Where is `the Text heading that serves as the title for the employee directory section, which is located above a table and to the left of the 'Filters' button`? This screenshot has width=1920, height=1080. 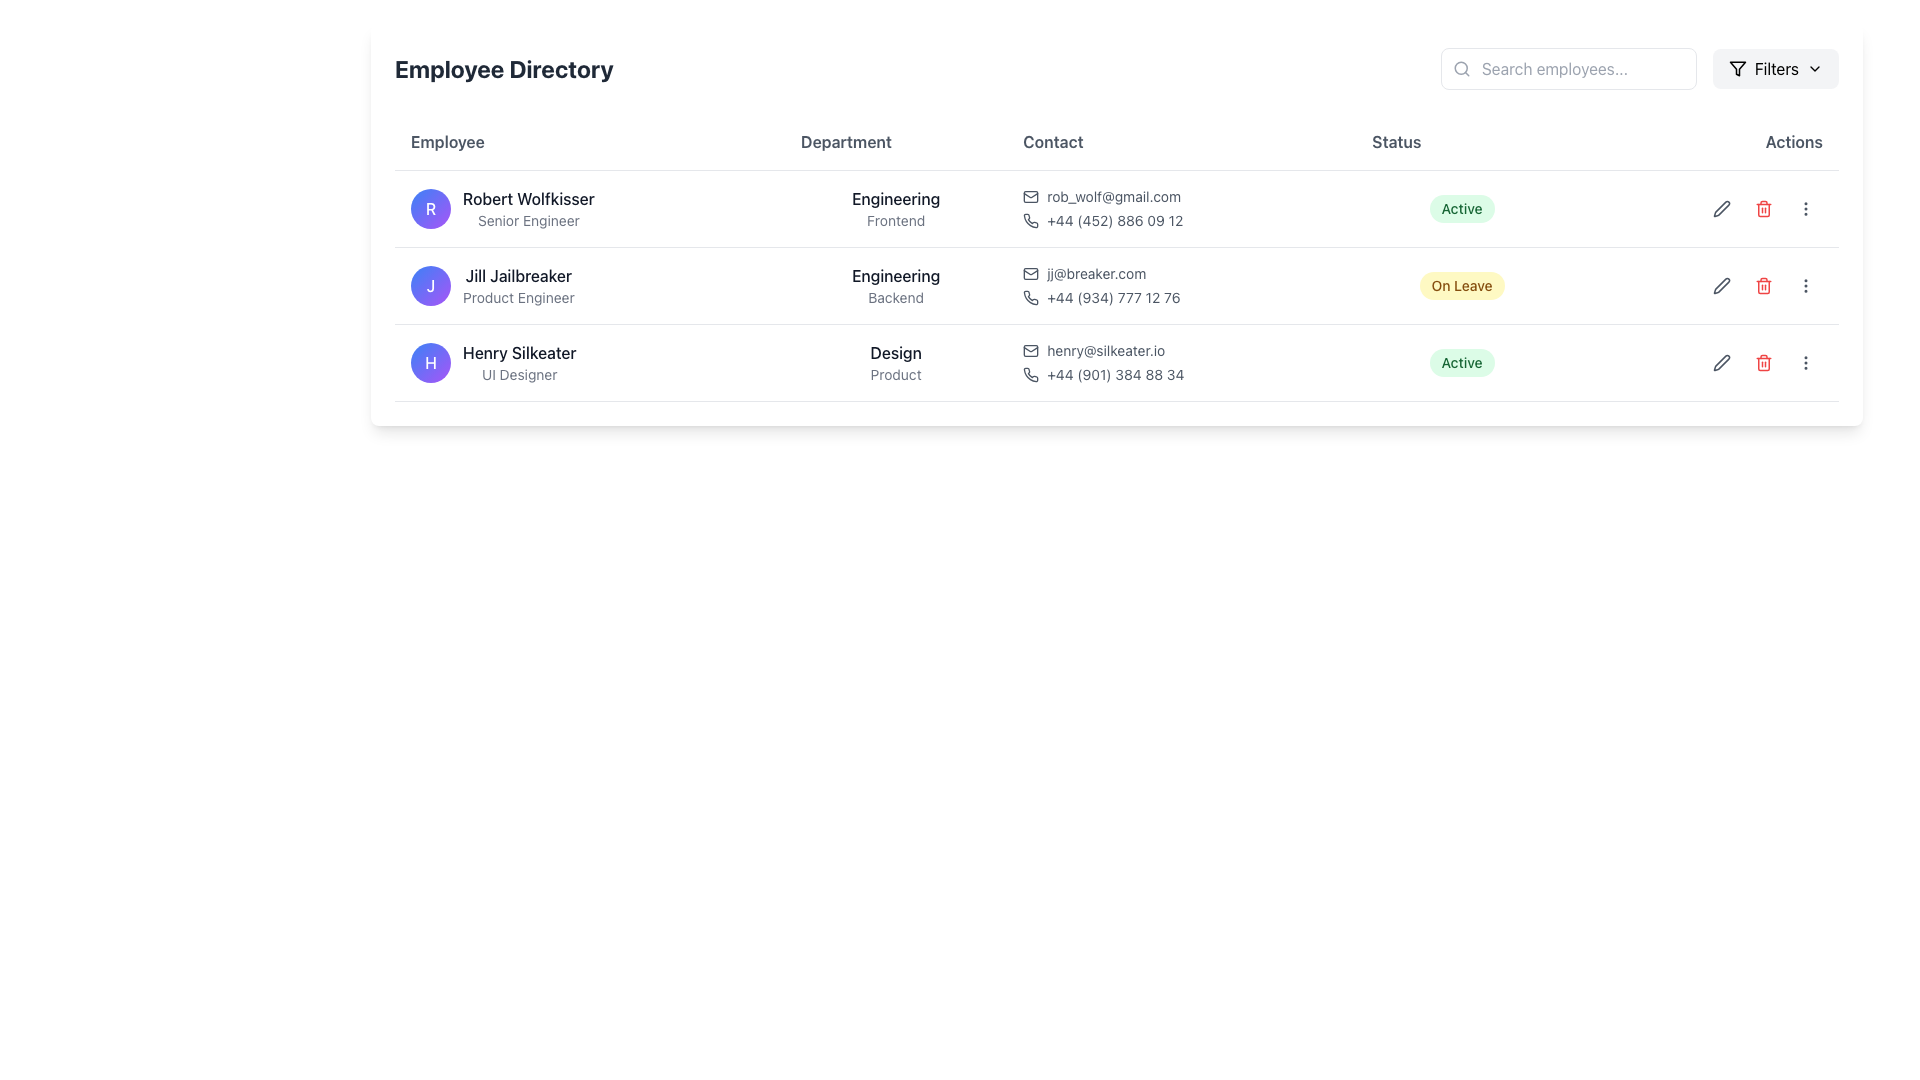
the Text heading that serves as the title for the employee directory section, which is located above a table and to the left of the 'Filters' button is located at coordinates (504, 68).